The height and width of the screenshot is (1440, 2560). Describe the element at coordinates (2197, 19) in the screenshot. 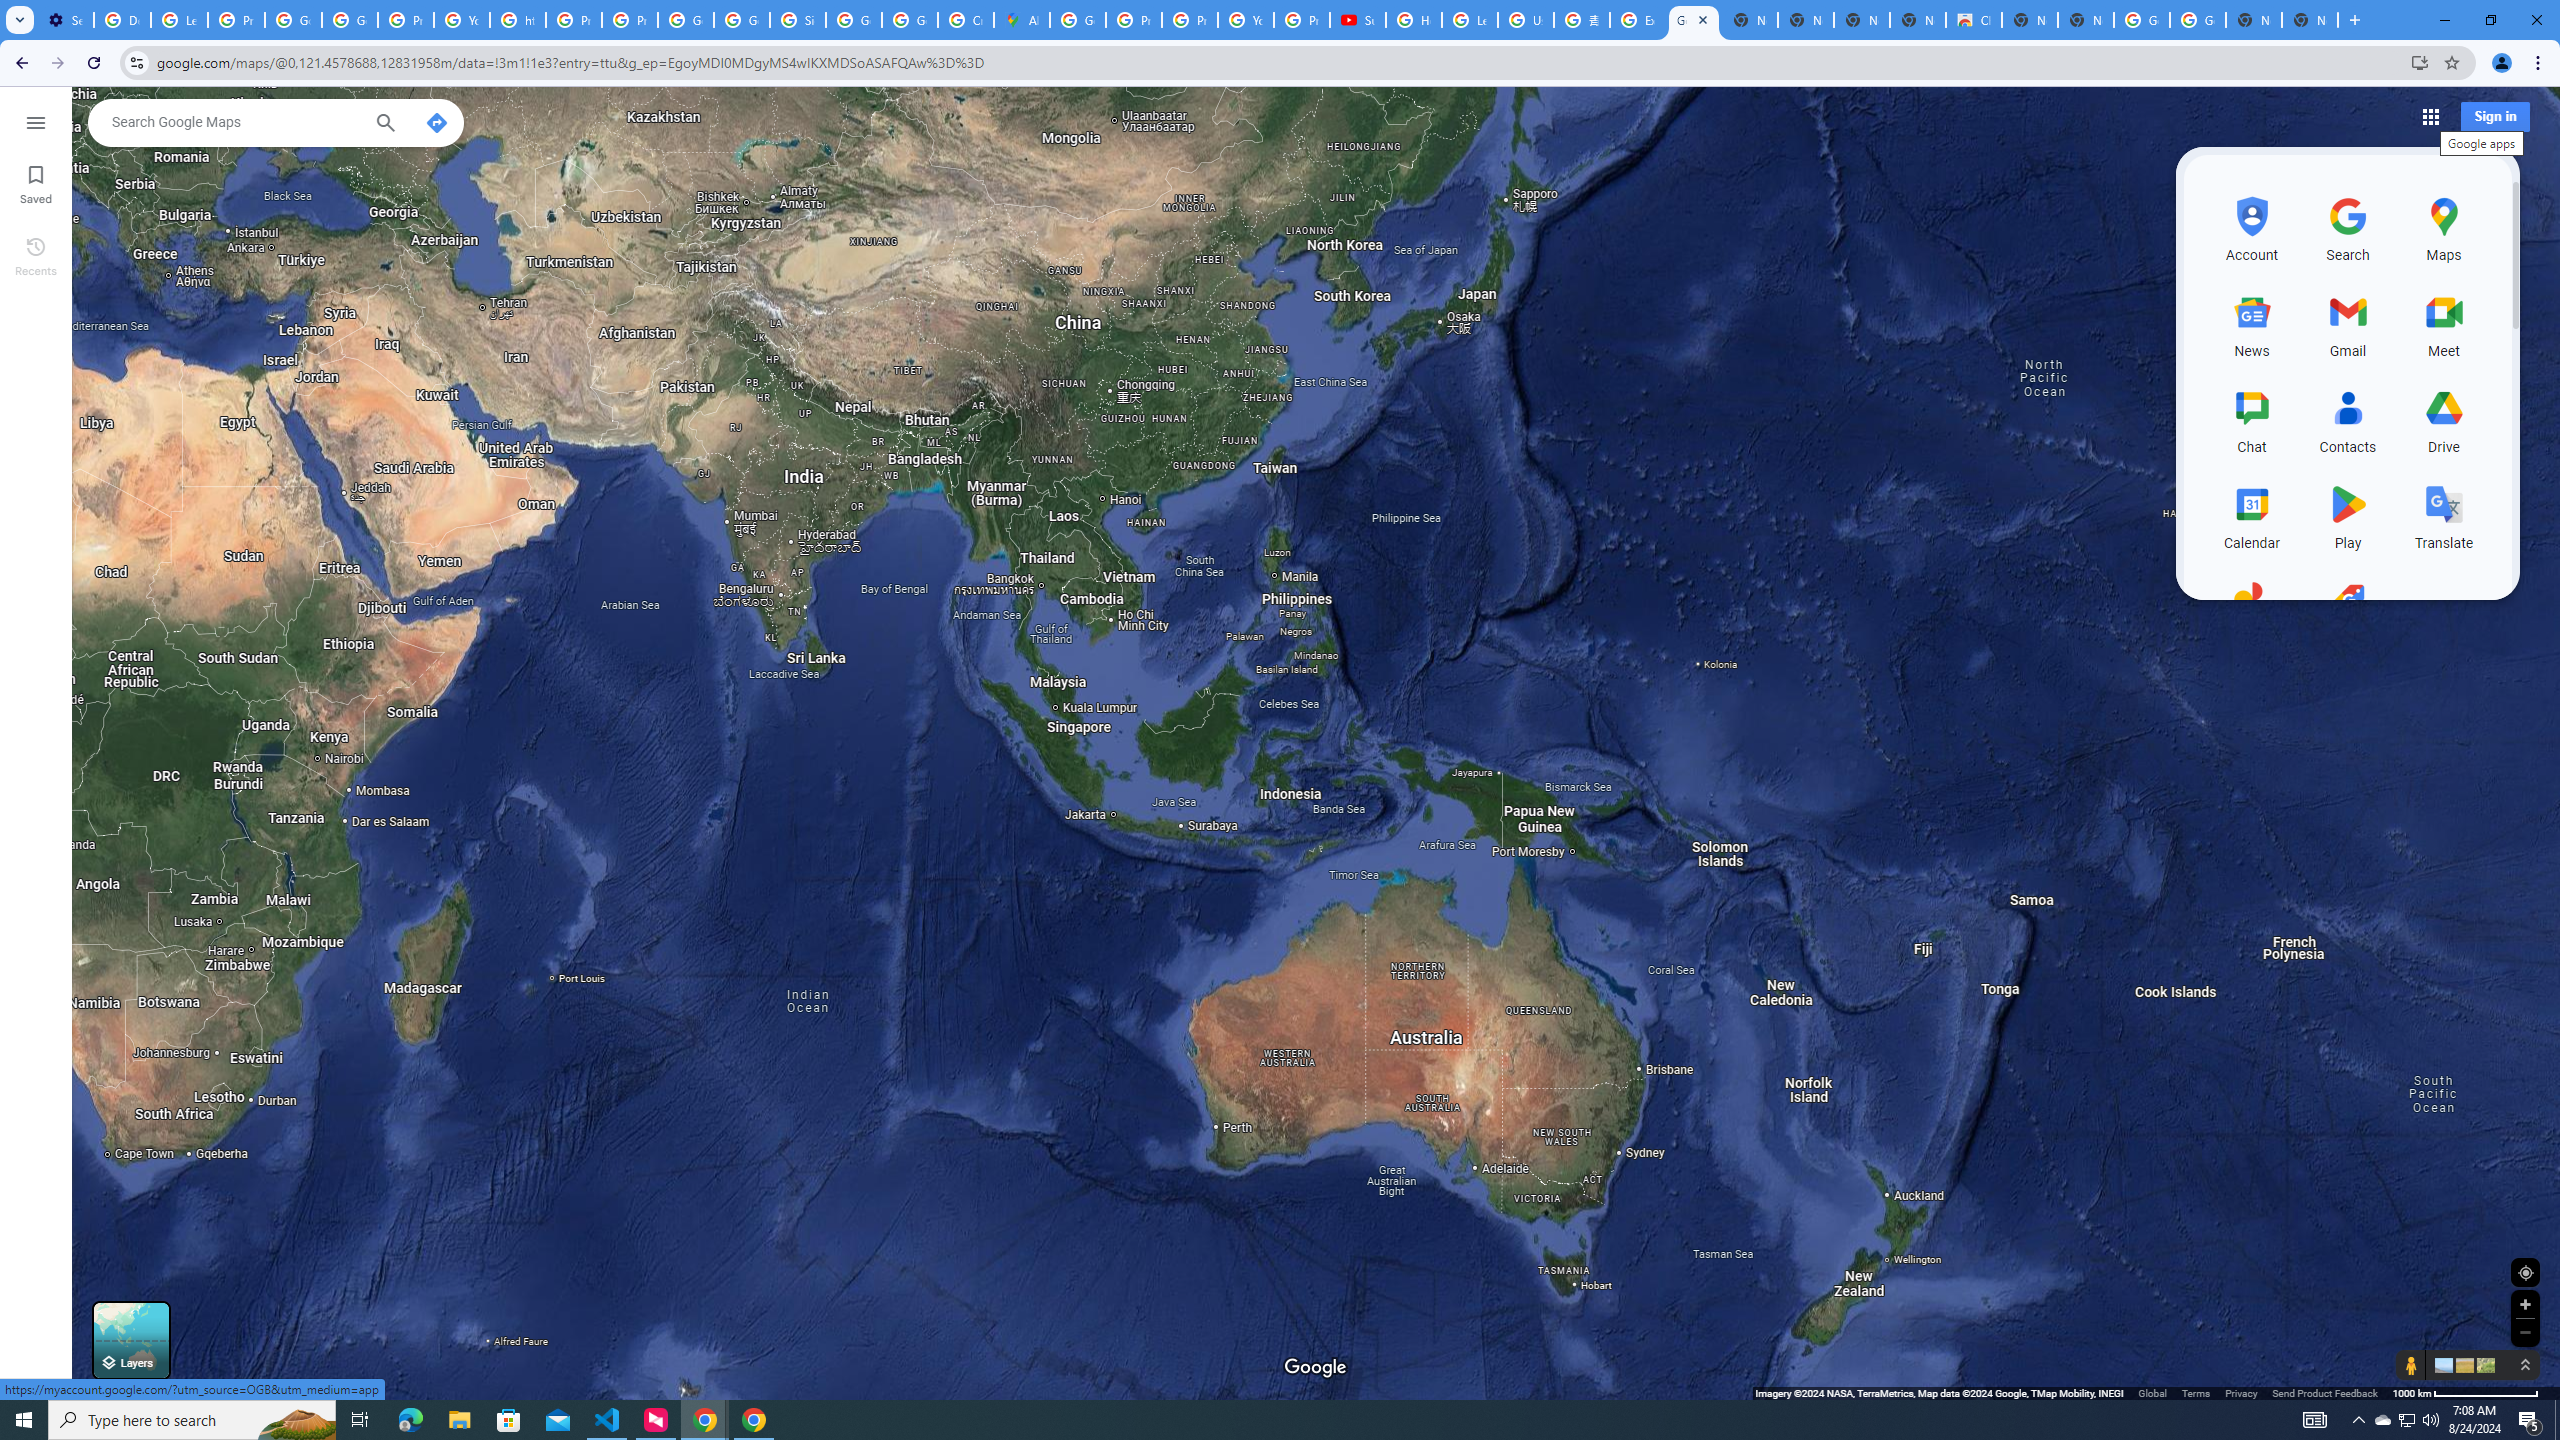

I see `'Google Images'` at that location.